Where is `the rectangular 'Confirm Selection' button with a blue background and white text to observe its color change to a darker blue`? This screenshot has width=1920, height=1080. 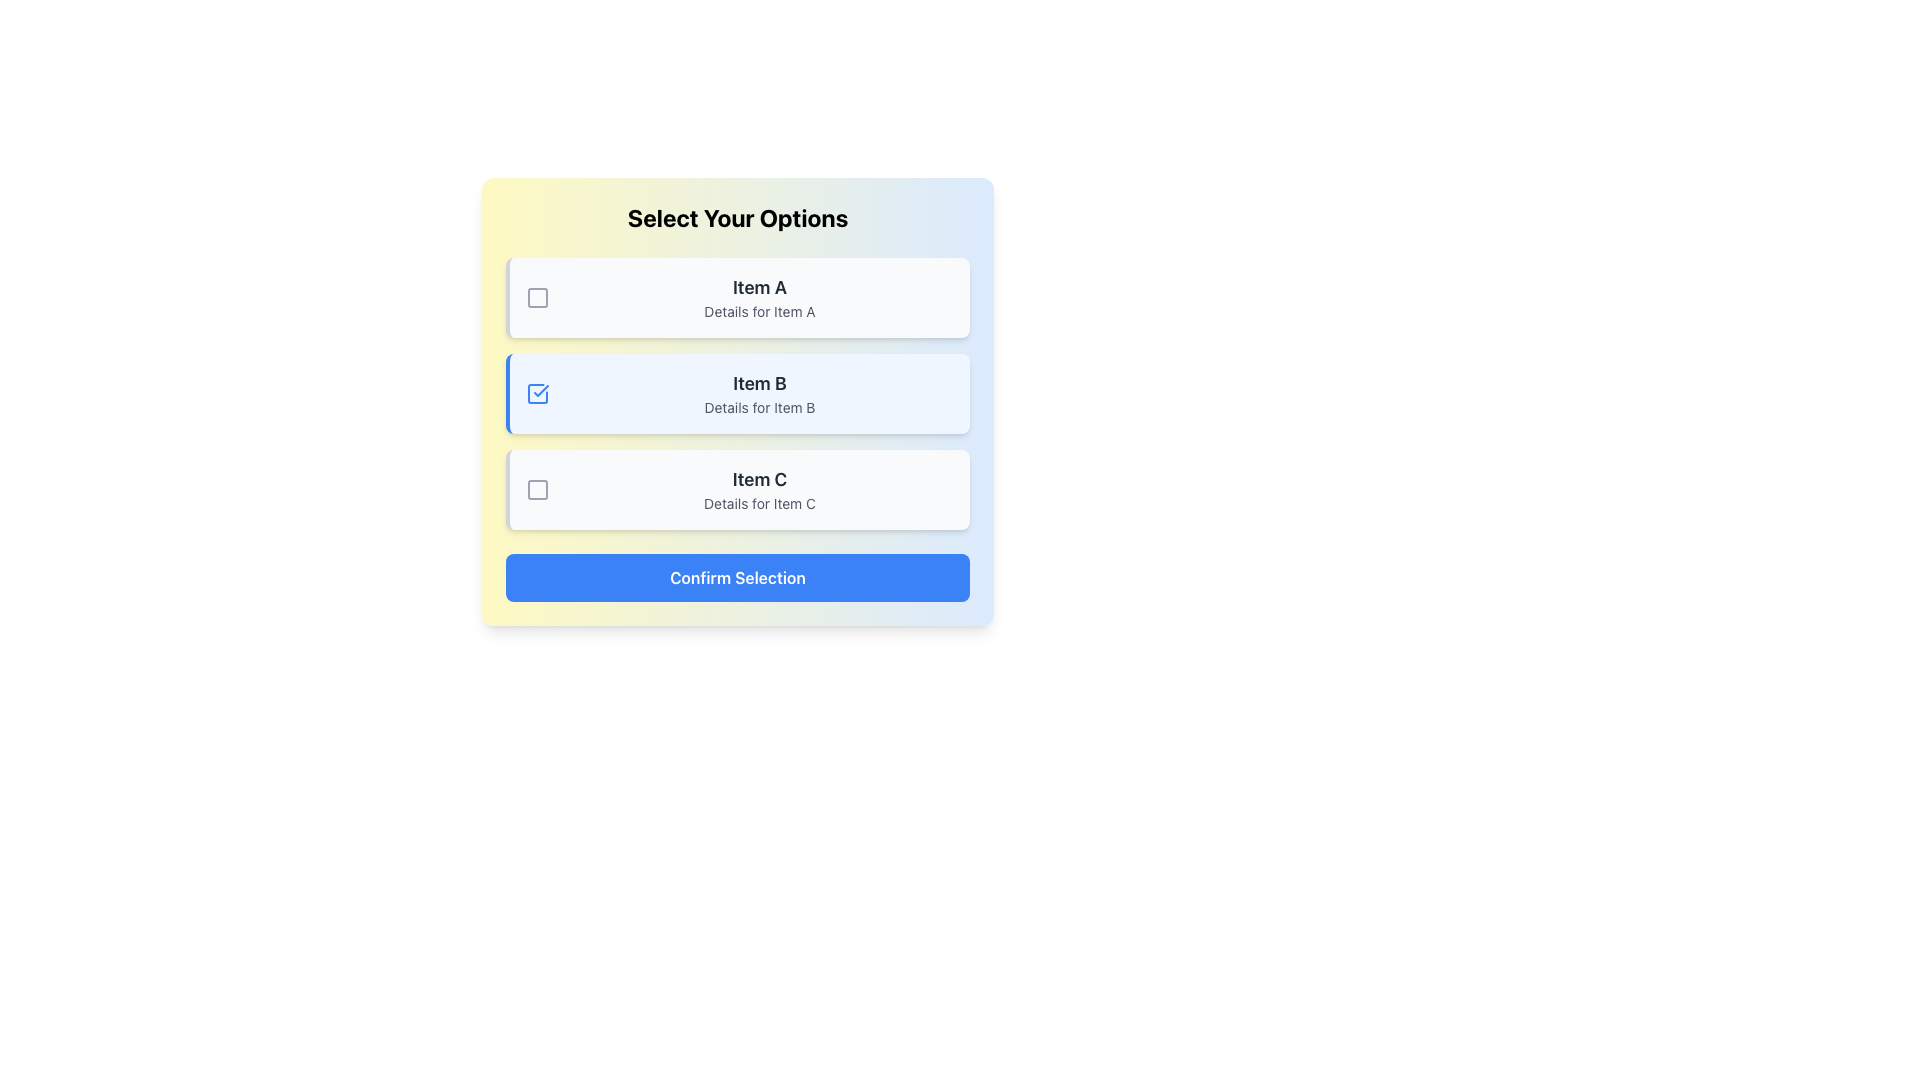 the rectangular 'Confirm Selection' button with a blue background and white text to observe its color change to a darker blue is located at coordinates (737, 578).